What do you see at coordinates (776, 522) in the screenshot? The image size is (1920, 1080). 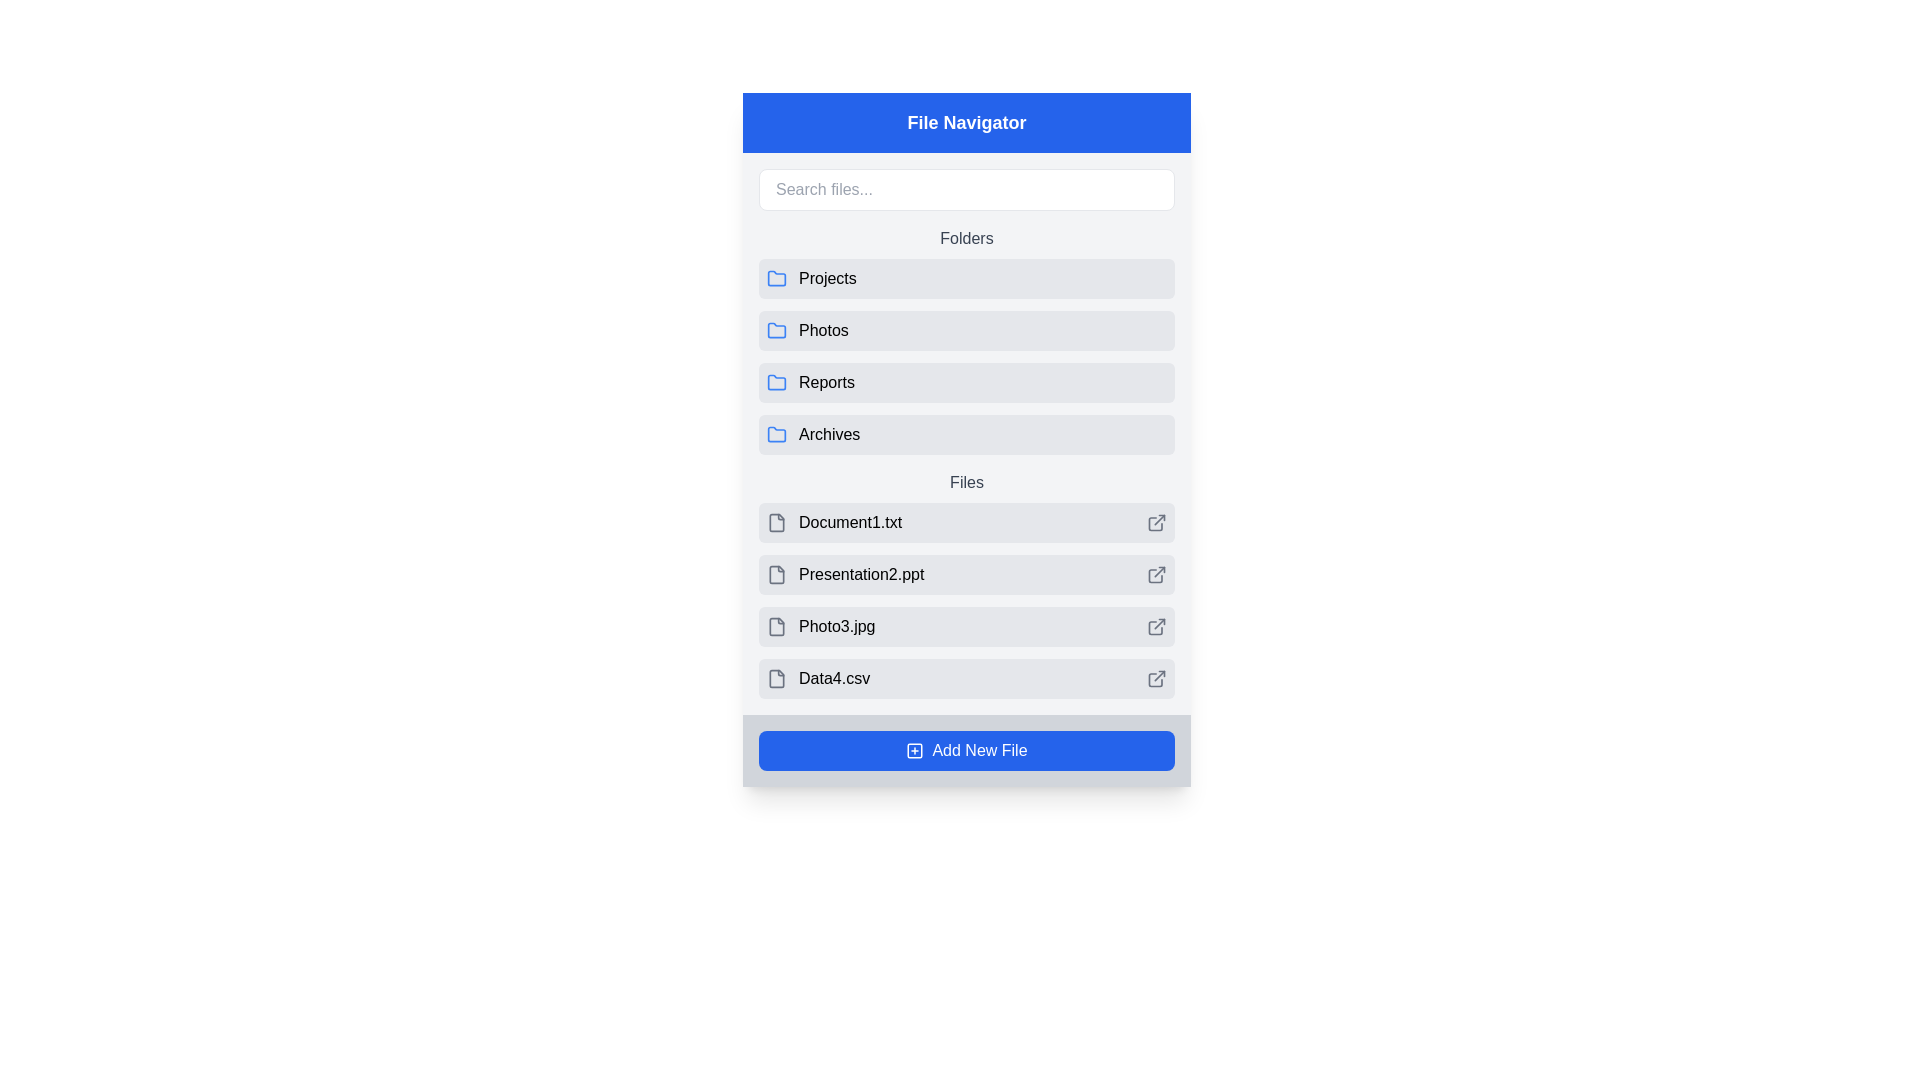 I see `the document icon located near the top-left corner of the file entry labeled 'Document1.txt' in the Files section` at bounding box center [776, 522].